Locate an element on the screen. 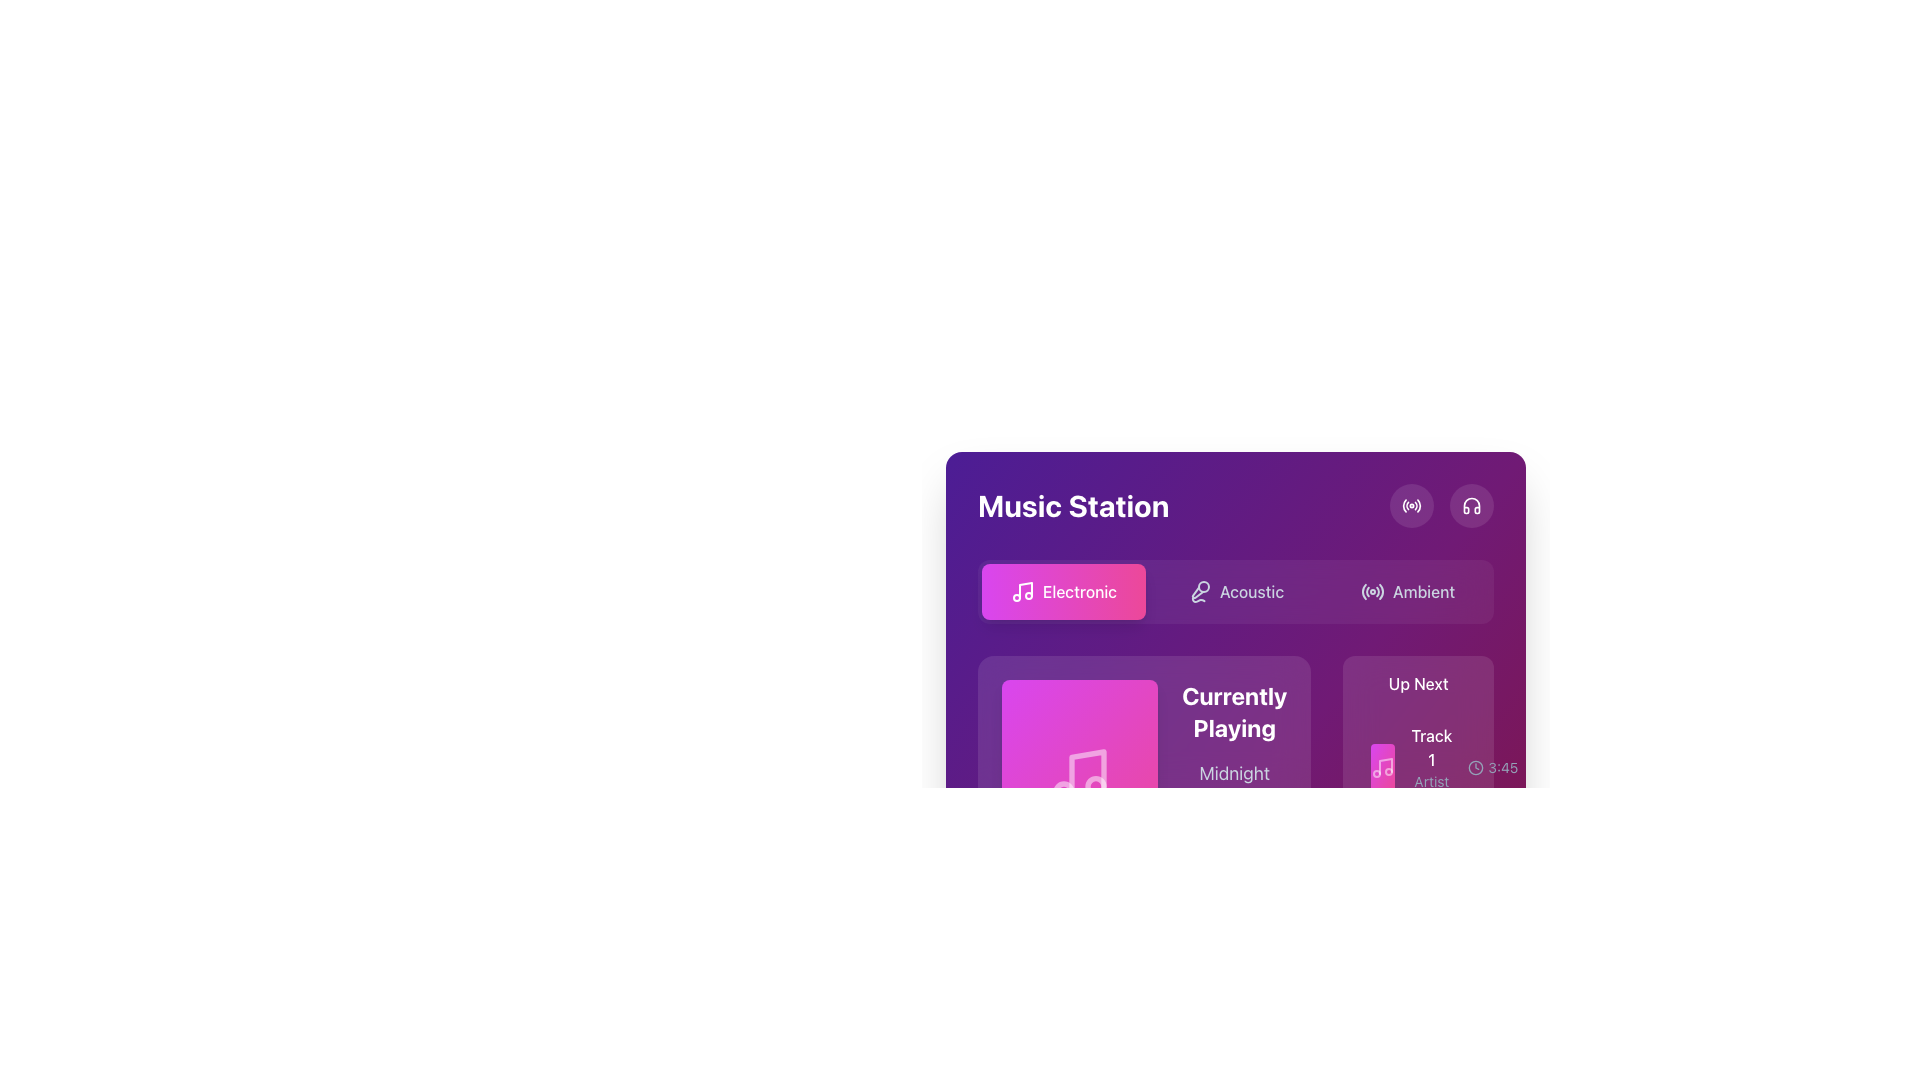 This screenshot has width=1920, height=1080. the 'Electronic' button is located at coordinates (1063, 590).